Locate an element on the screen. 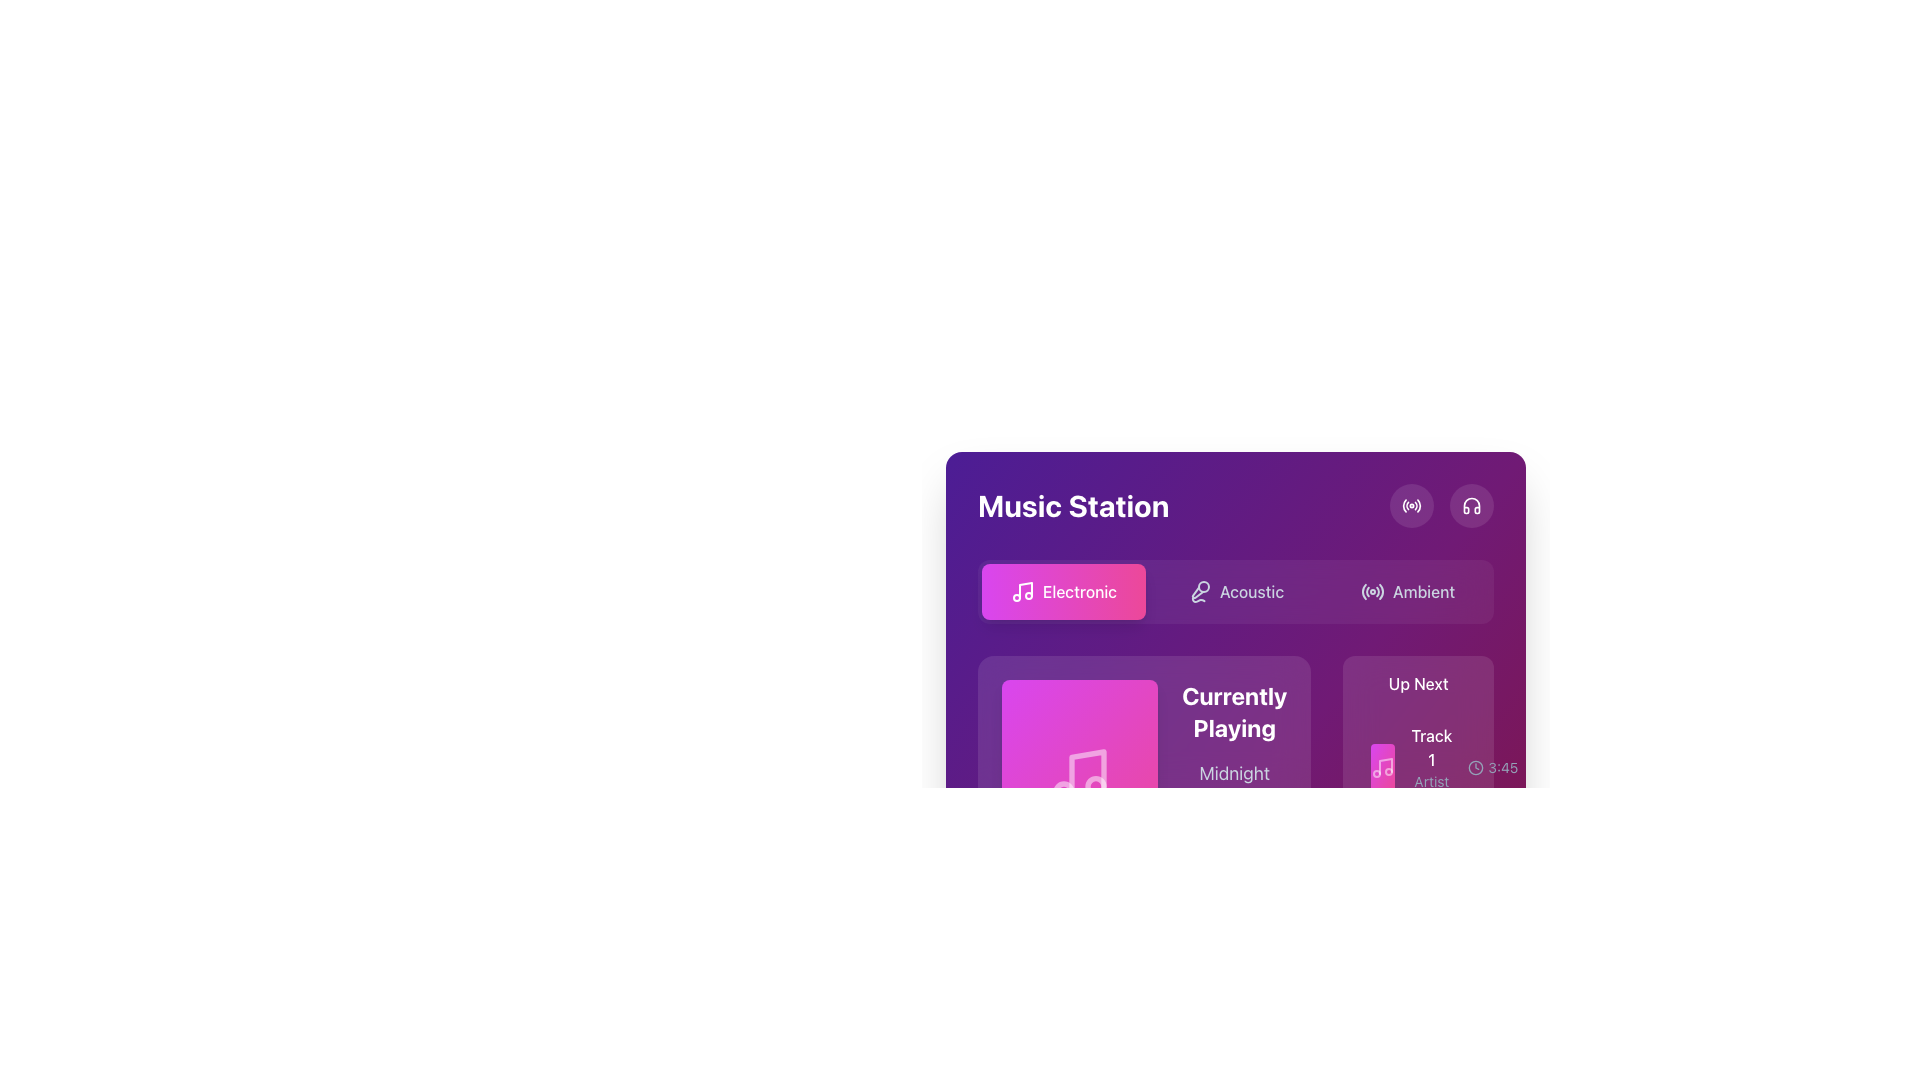 This screenshot has width=1920, height=1080. the 'Electronic' button is located at coordinates (1063, 590).